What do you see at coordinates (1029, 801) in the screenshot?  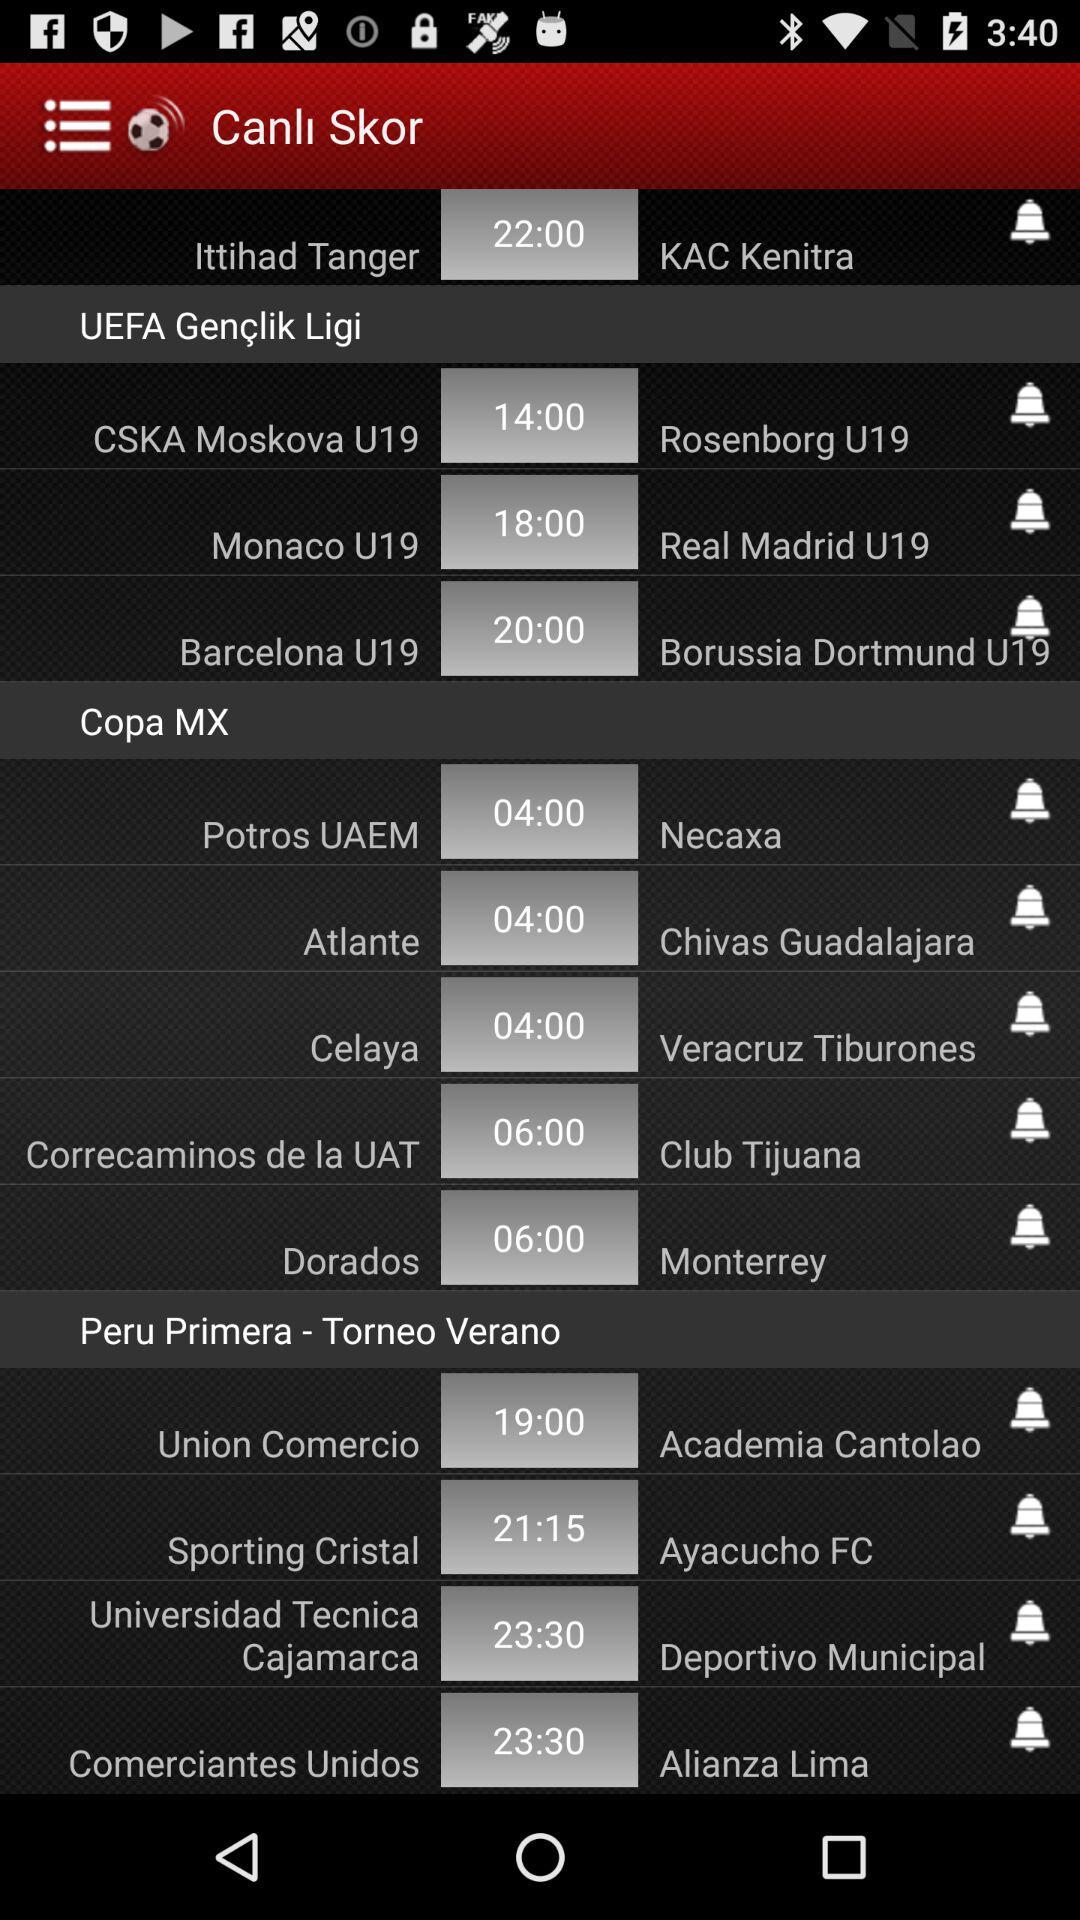 I see `activate alert` at bounding box center [1029, 801].